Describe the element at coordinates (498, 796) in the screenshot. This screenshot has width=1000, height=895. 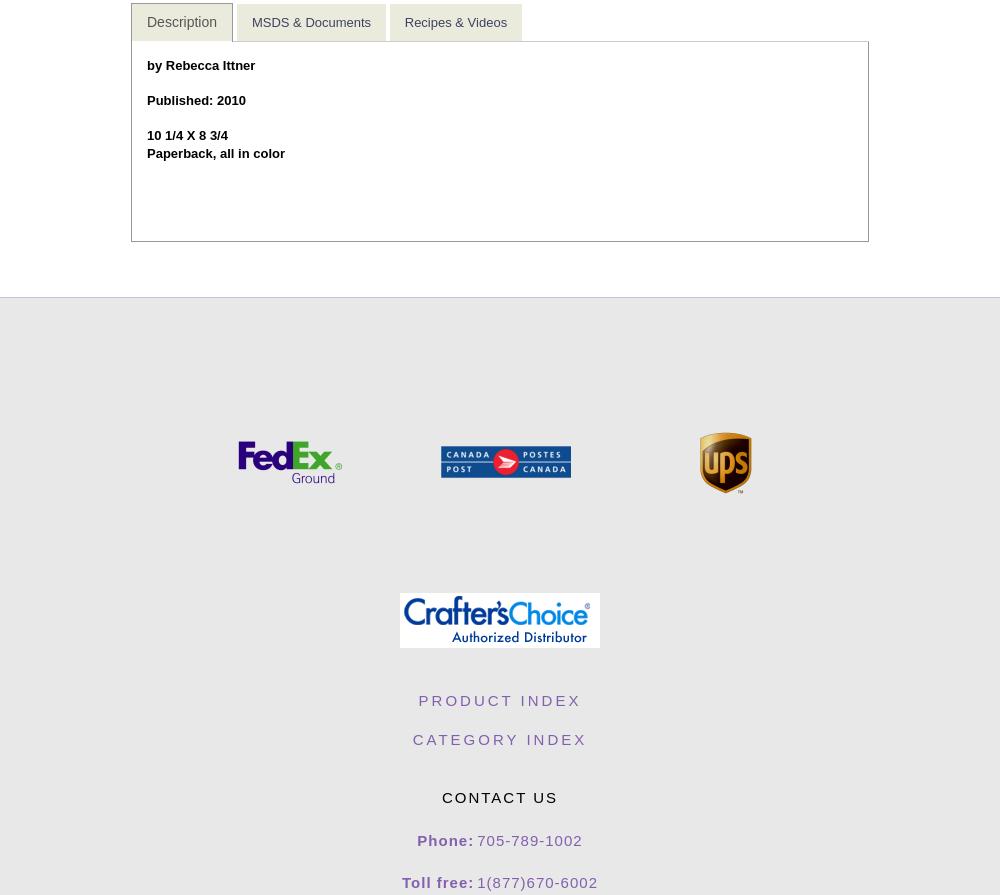
I see `'CONTACT US'` at that location.